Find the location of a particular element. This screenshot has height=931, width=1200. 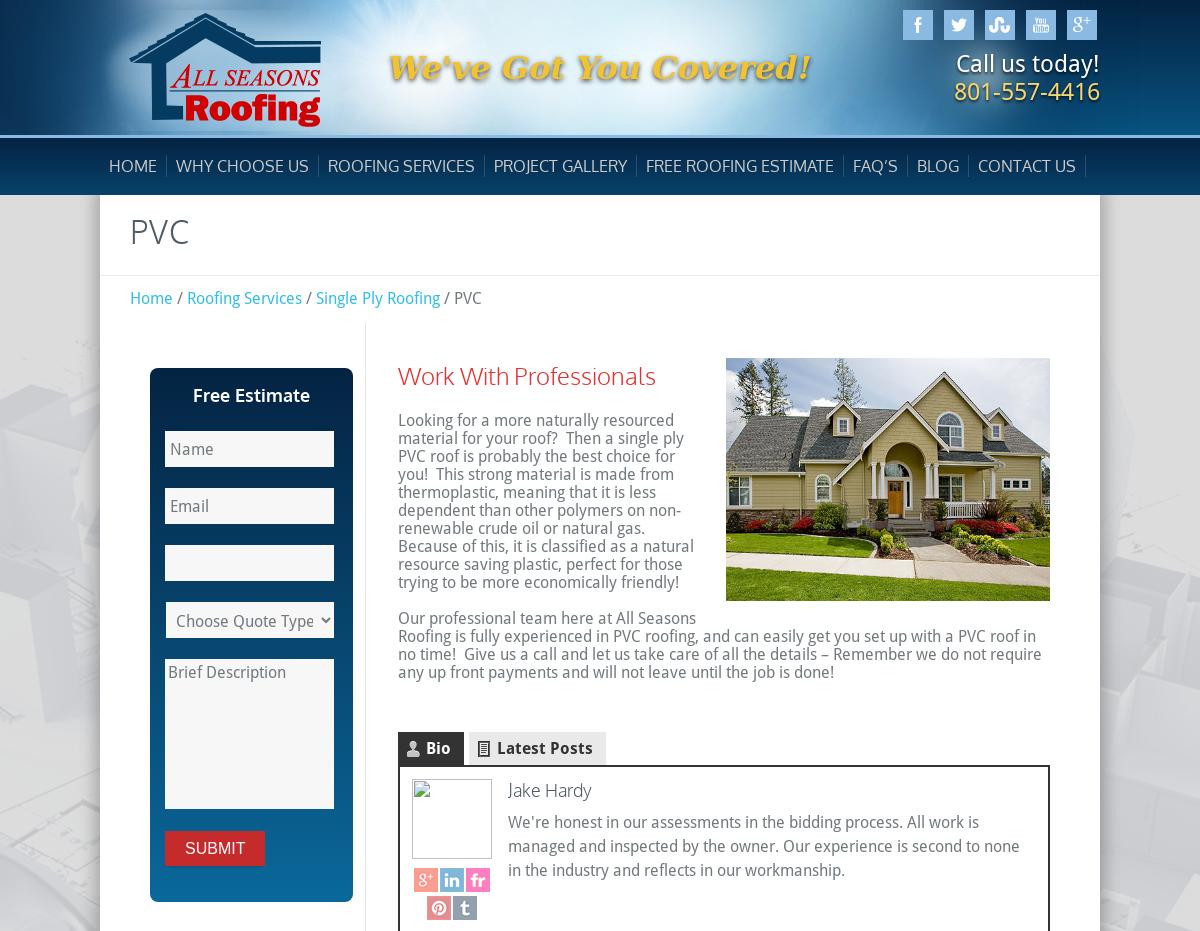

'Bio' is located at coordinates (438, 748).